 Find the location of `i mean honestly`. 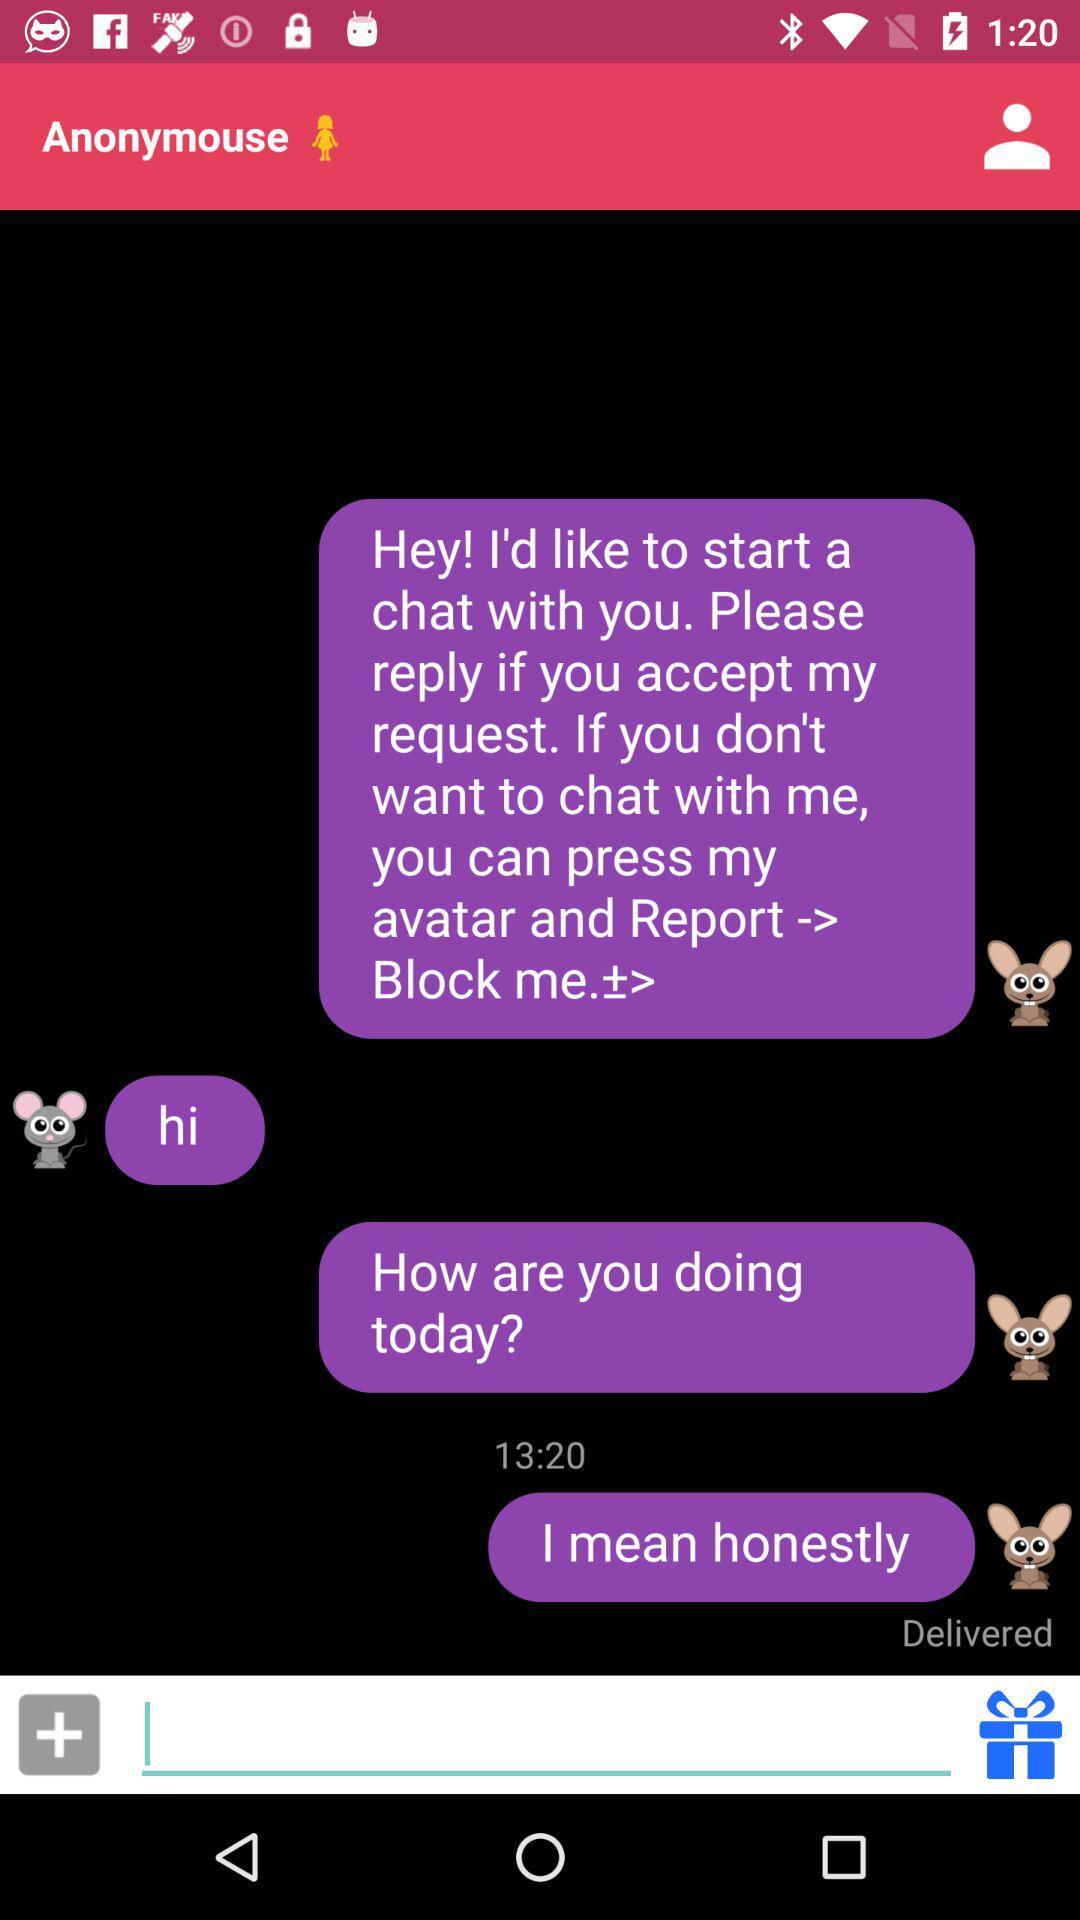

i mean honestly is located at coordinates (731, 1546).